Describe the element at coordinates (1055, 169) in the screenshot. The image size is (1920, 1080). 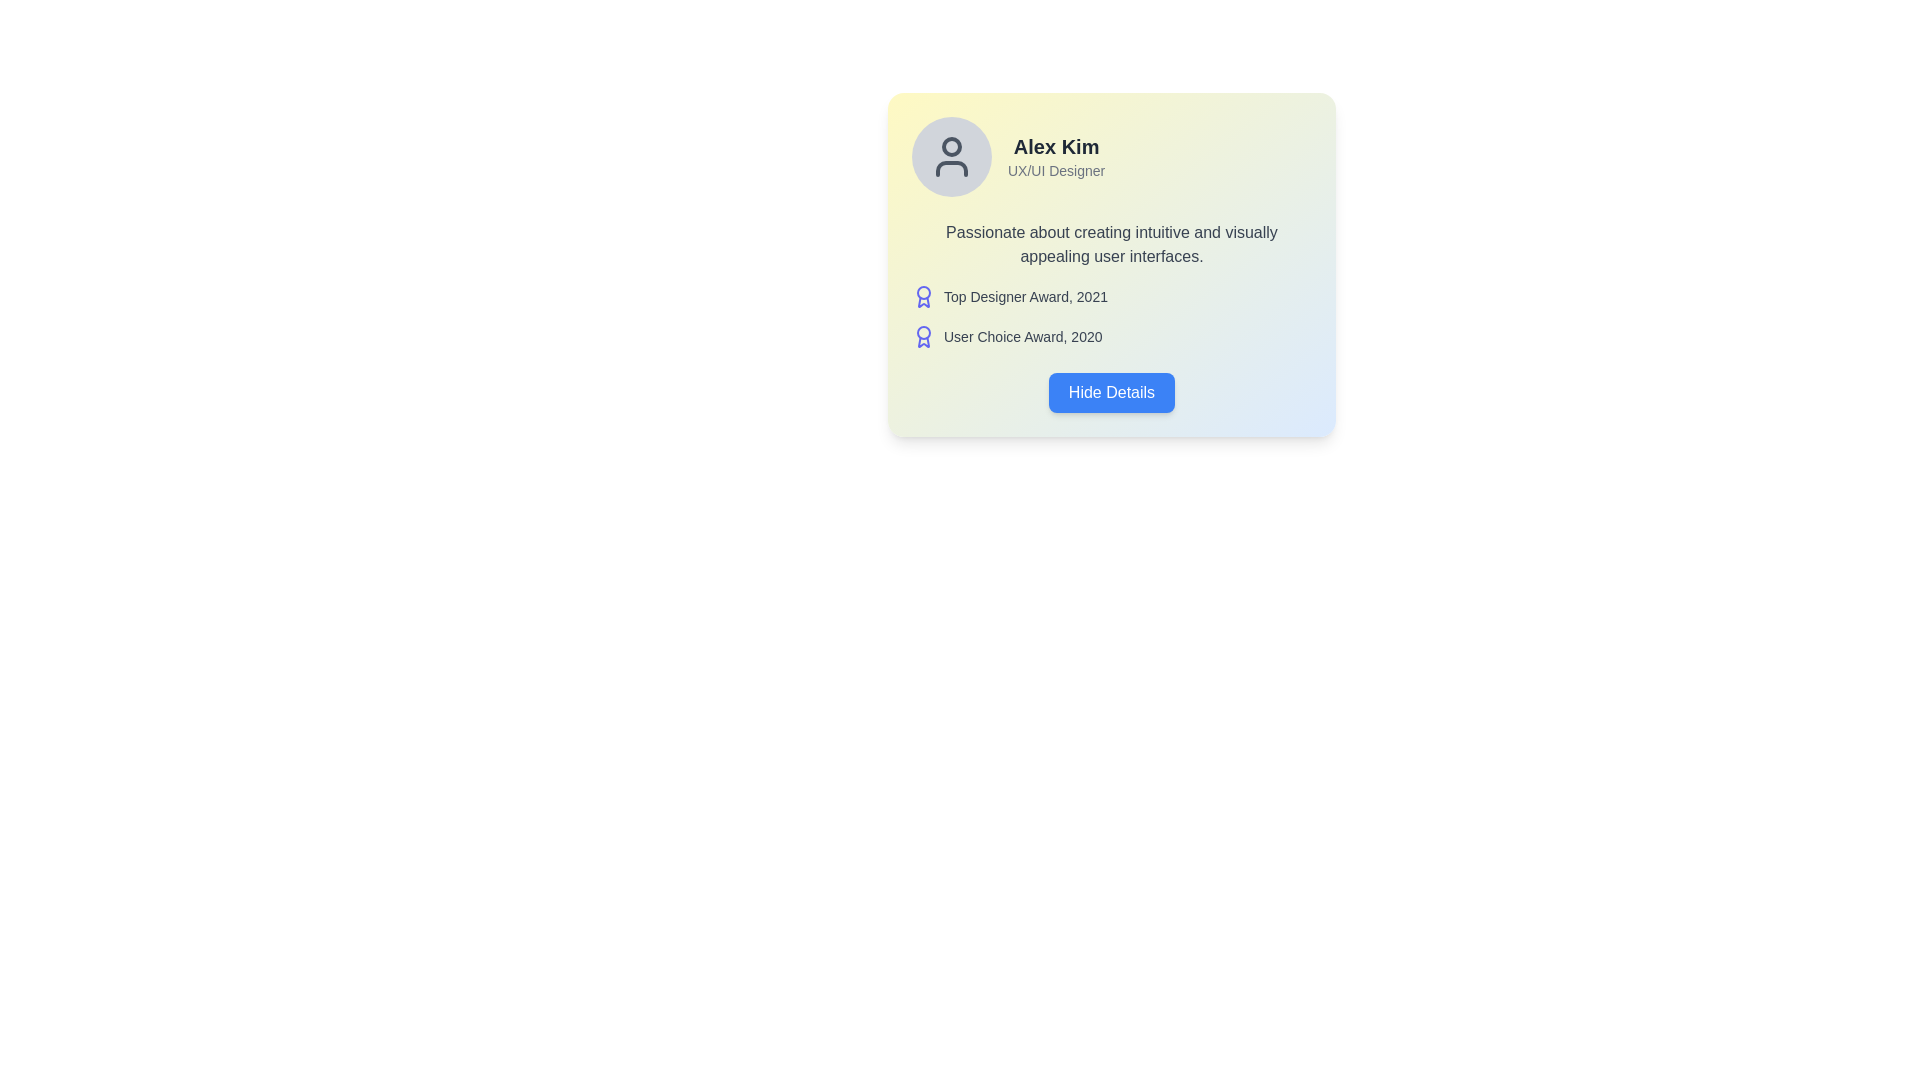
I see `the text element displaying 'UX/UI Designer' which is styled in gray and positioned below 'Alex Kim' within a card layout` at that location.